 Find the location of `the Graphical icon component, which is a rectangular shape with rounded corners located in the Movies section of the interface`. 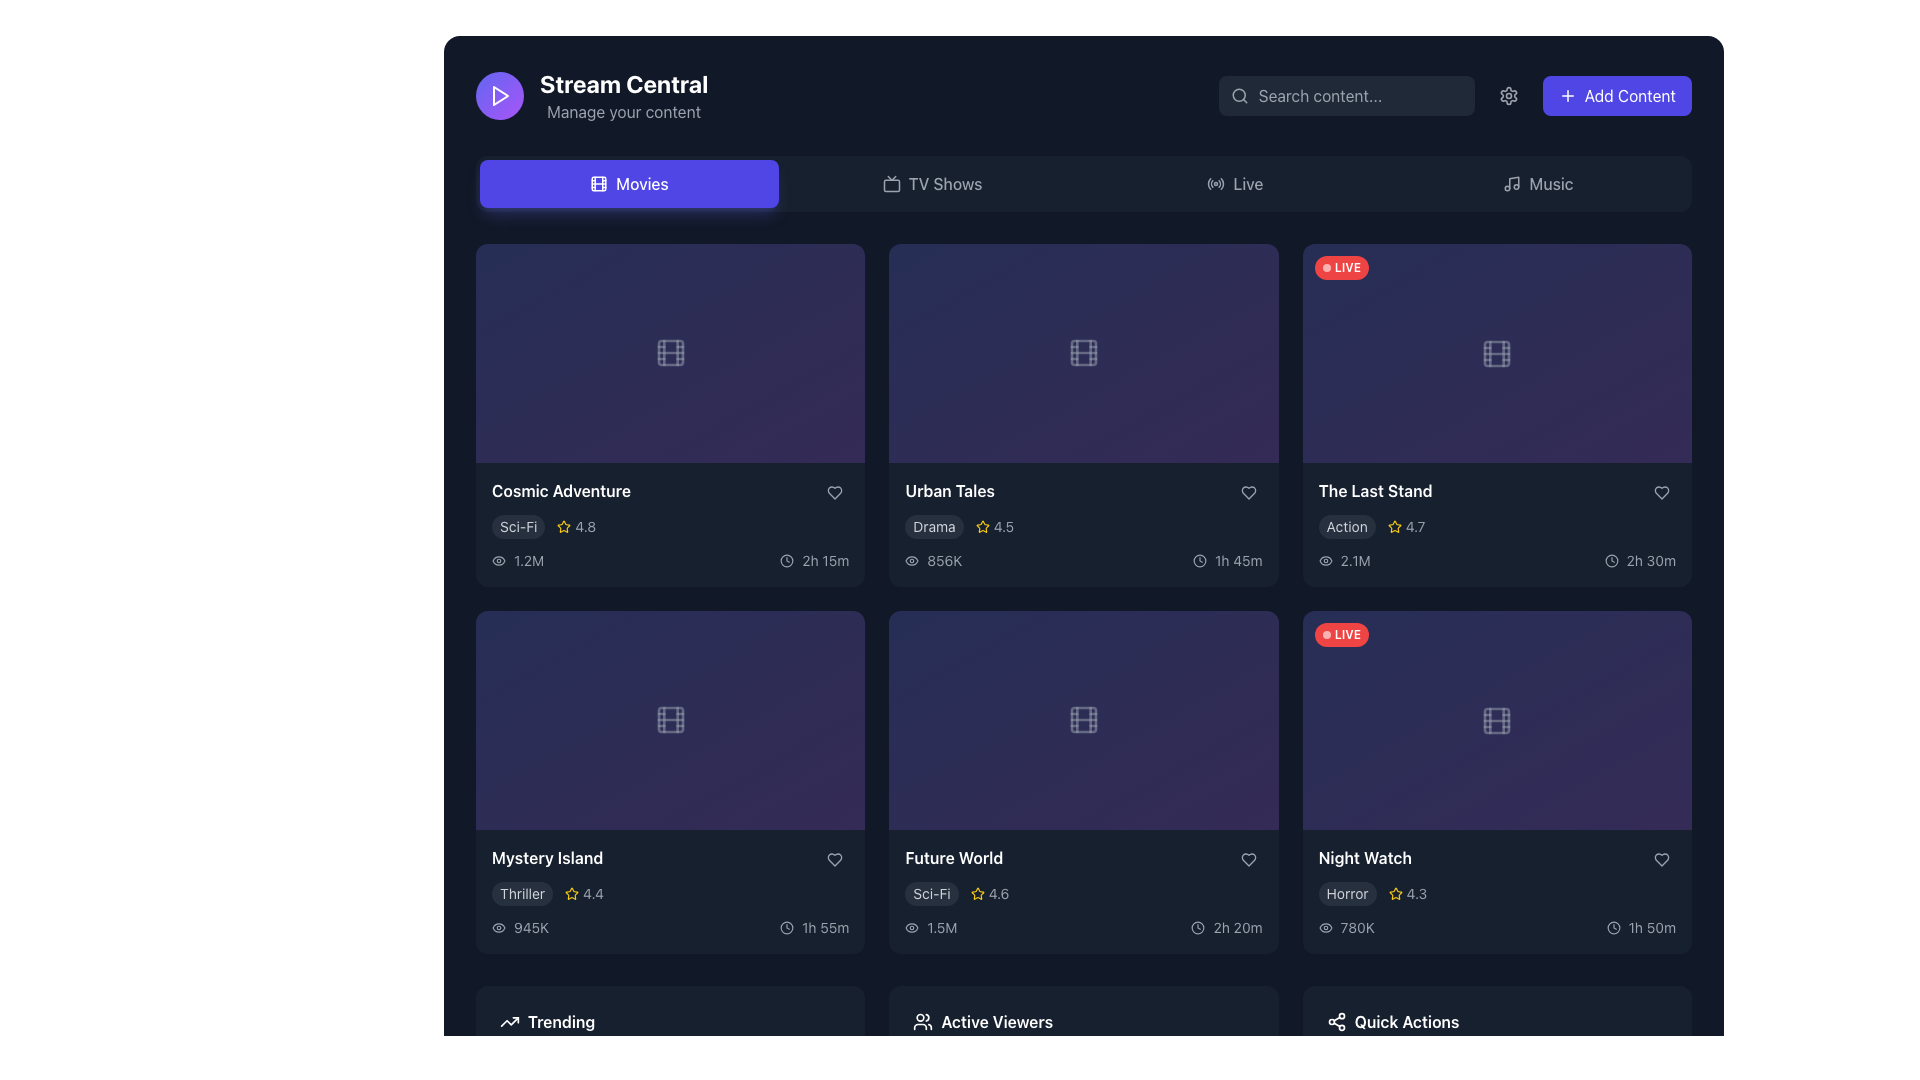

the Graphical icon component, which is a rectangular shape with rounded corners located in the Movies section of the interface is located at coordinates (598, 184).